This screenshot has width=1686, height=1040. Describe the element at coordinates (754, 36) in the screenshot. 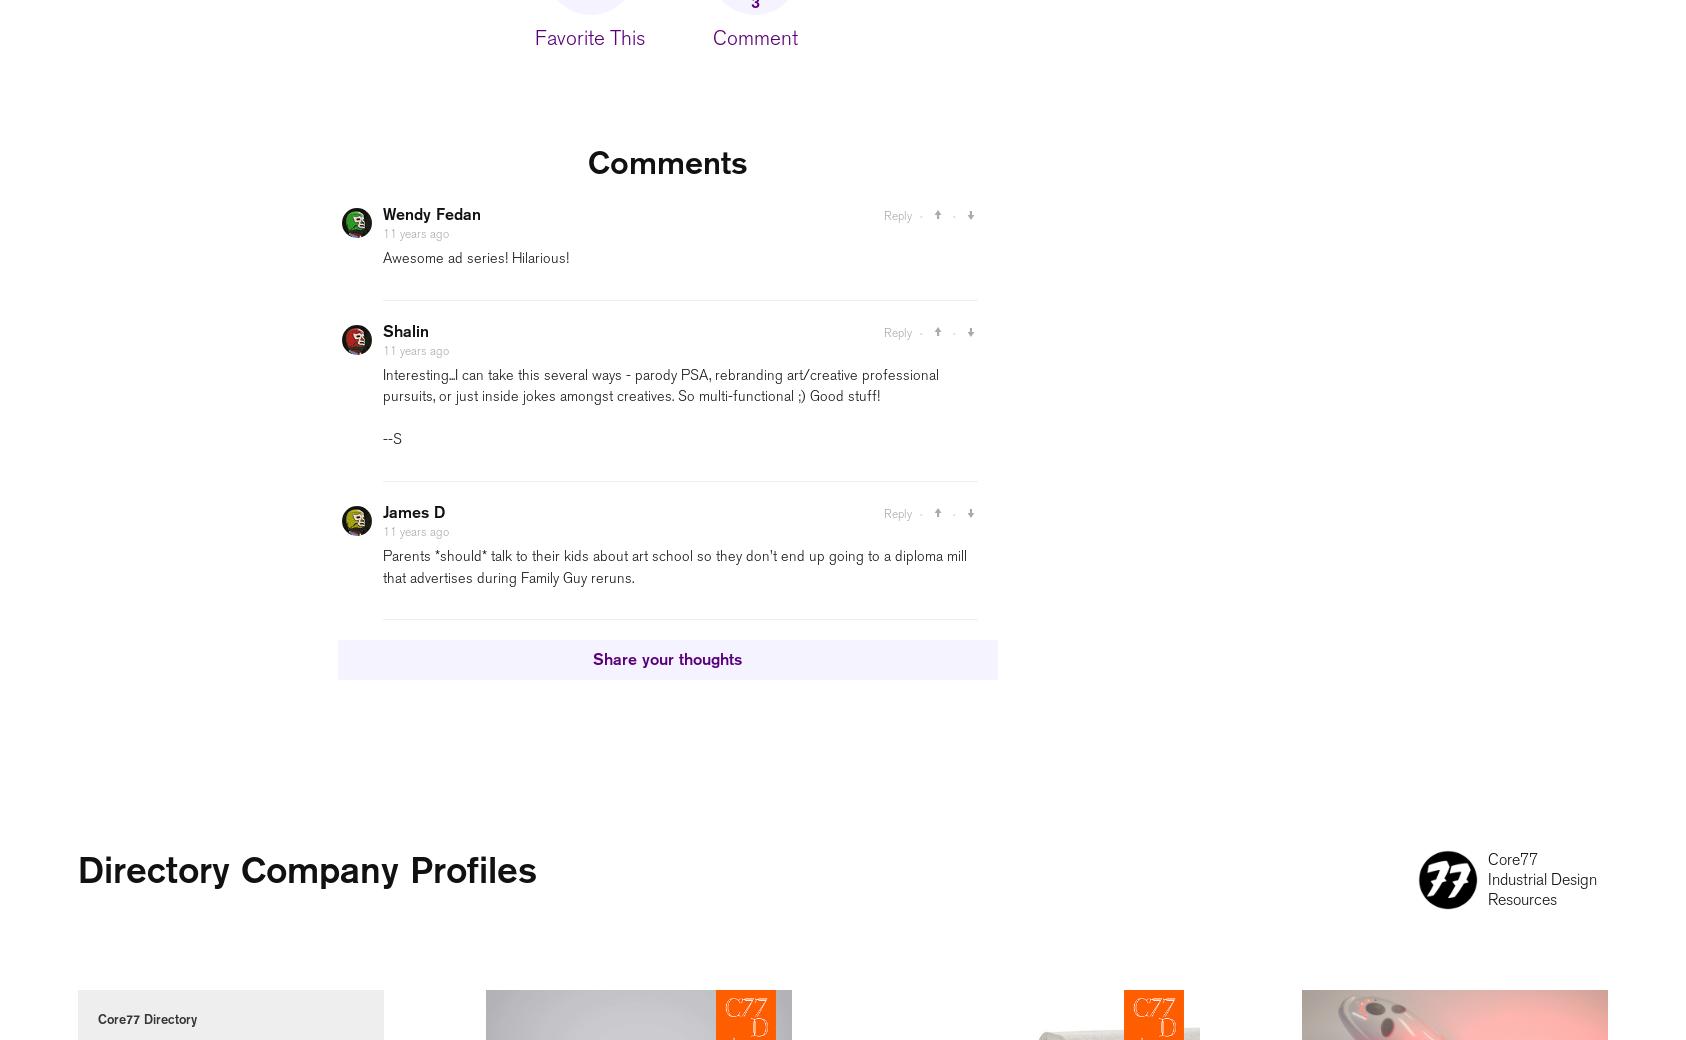

I see `'Comment'` at that location.